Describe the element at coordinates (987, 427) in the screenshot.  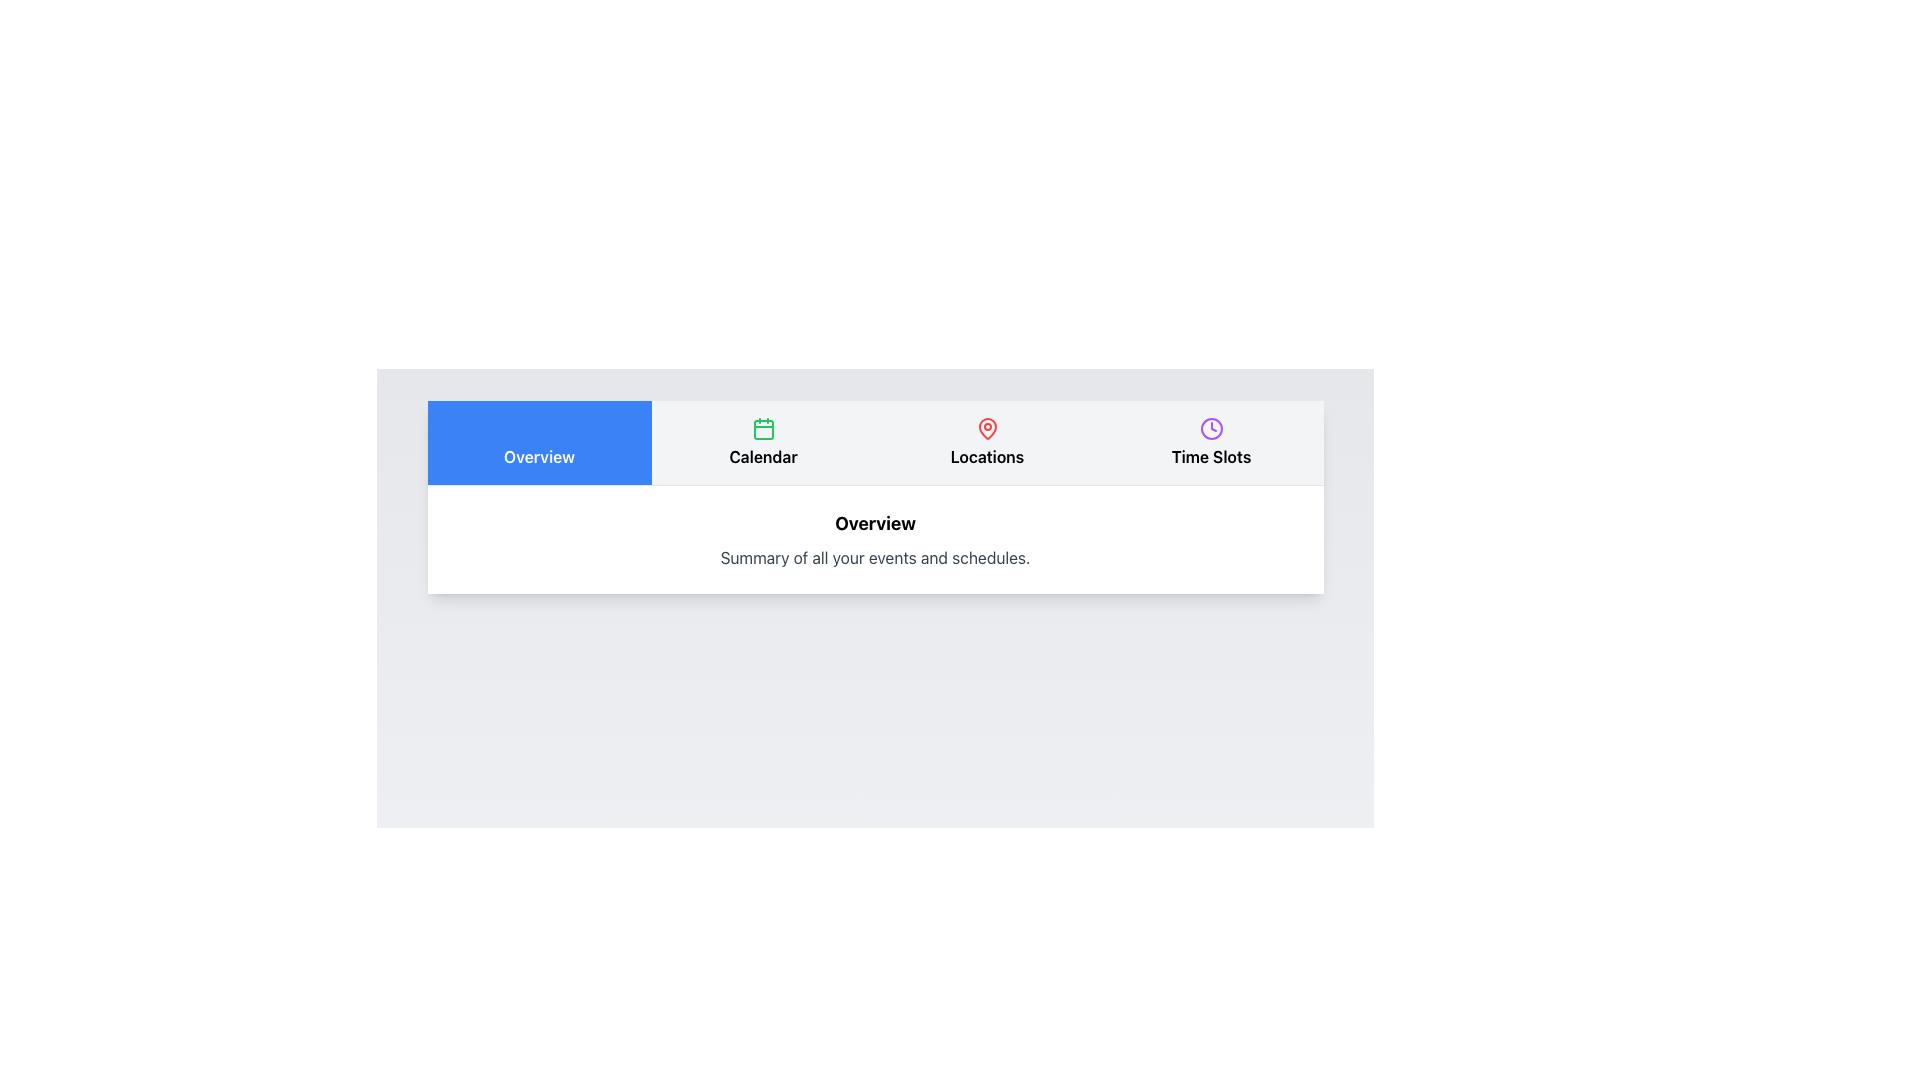
I see `the 'Locations' icon, which is located on the navigation bar to the right of the 'Calendar' icon and to the left of the 'Time Slots' icon` at that location.